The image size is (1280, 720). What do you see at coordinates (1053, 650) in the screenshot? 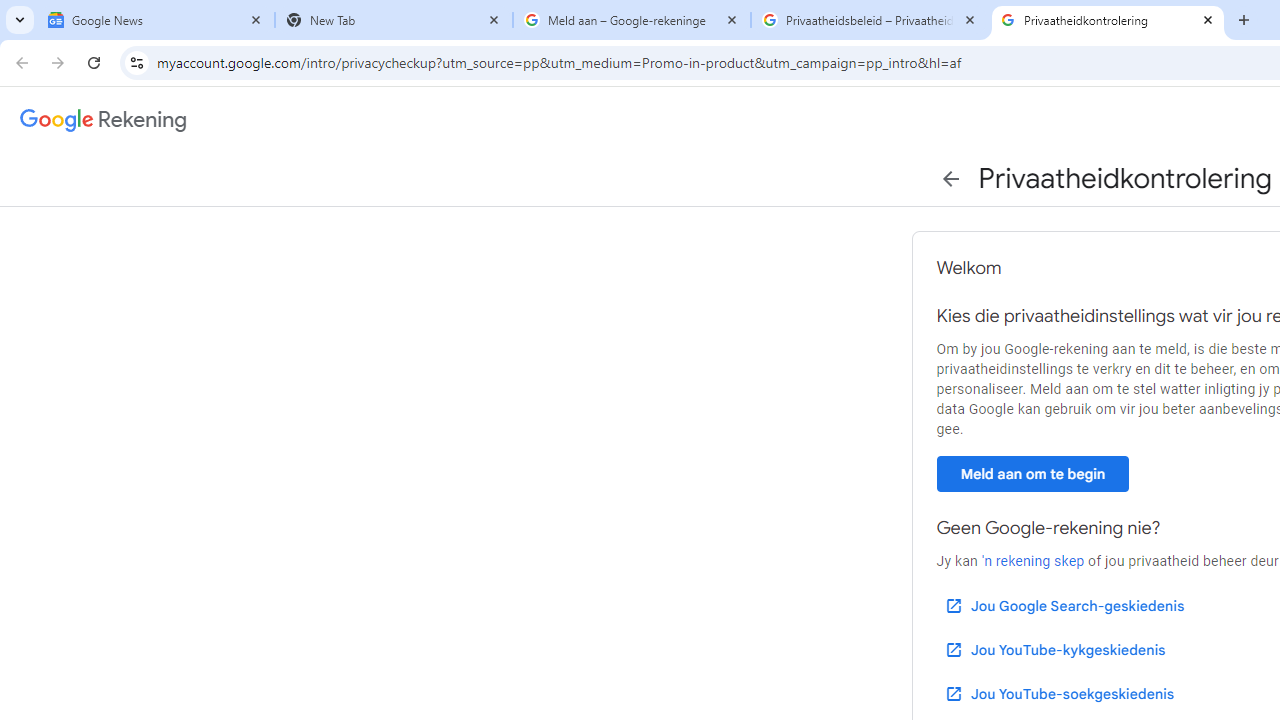
I see `'Jou YouTube-kykgeskiedenis'` at bounding box center [1053, 650].